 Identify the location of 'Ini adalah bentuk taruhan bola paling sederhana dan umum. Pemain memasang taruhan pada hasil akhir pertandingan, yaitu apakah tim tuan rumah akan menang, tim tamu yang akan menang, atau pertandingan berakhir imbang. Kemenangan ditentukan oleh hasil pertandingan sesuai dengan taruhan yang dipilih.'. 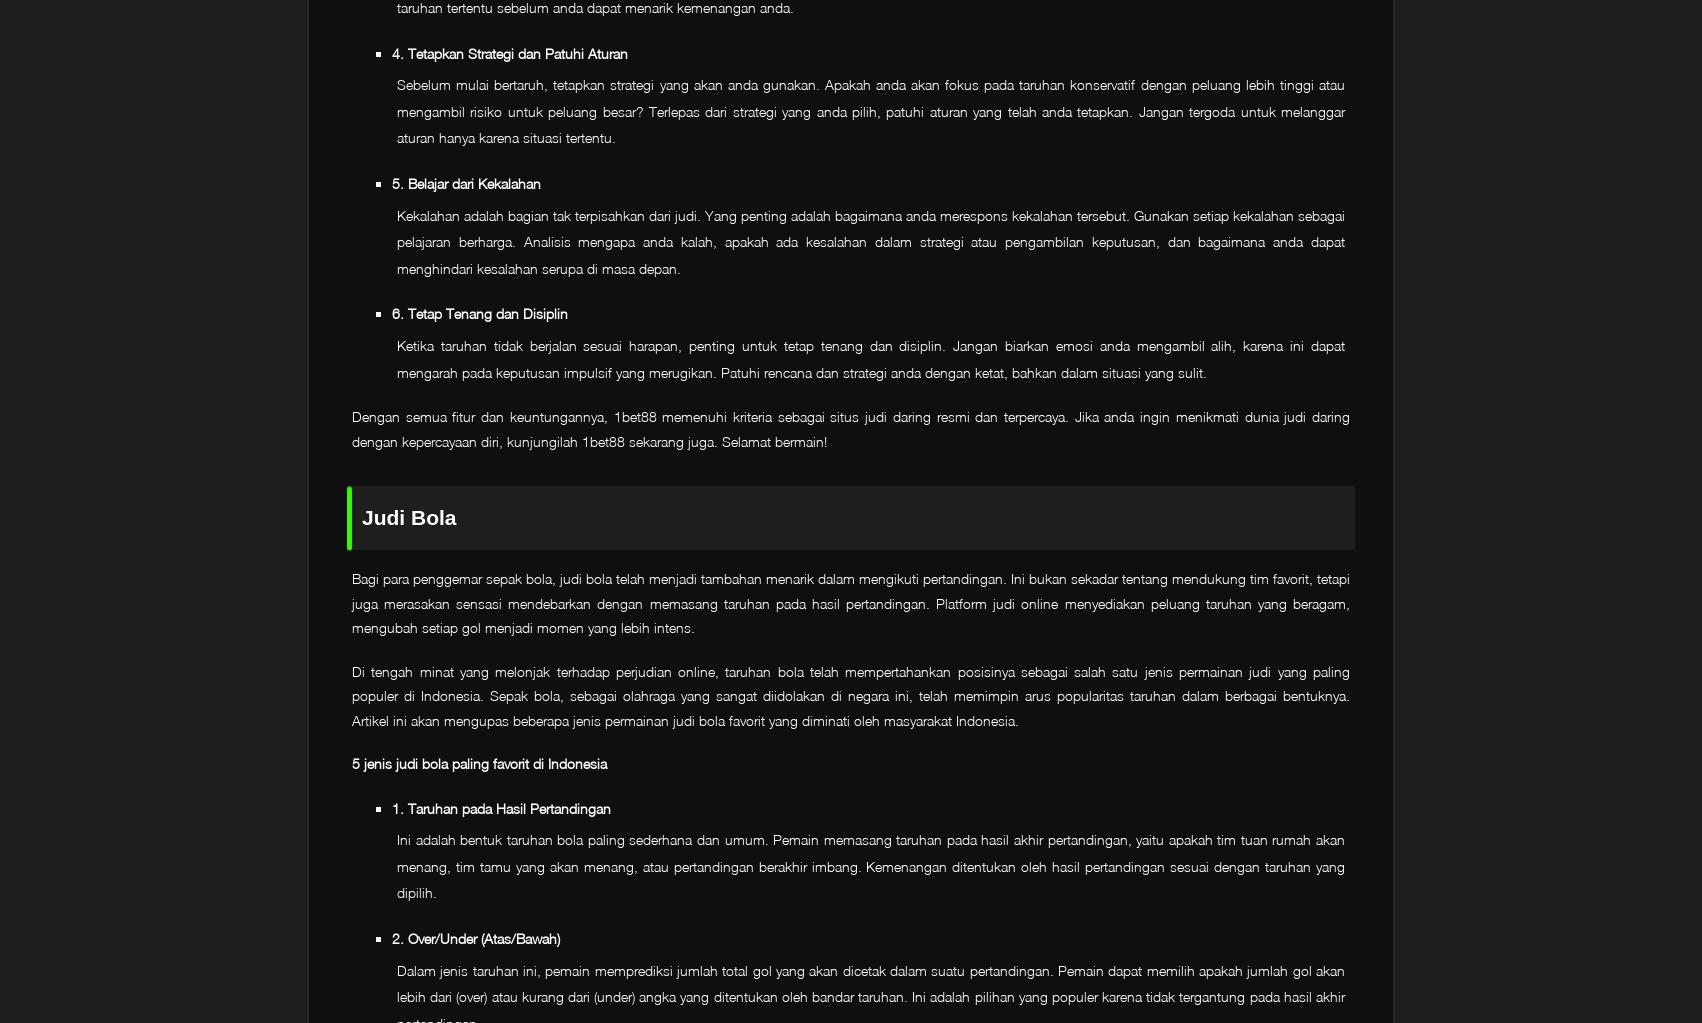
(871, 864).